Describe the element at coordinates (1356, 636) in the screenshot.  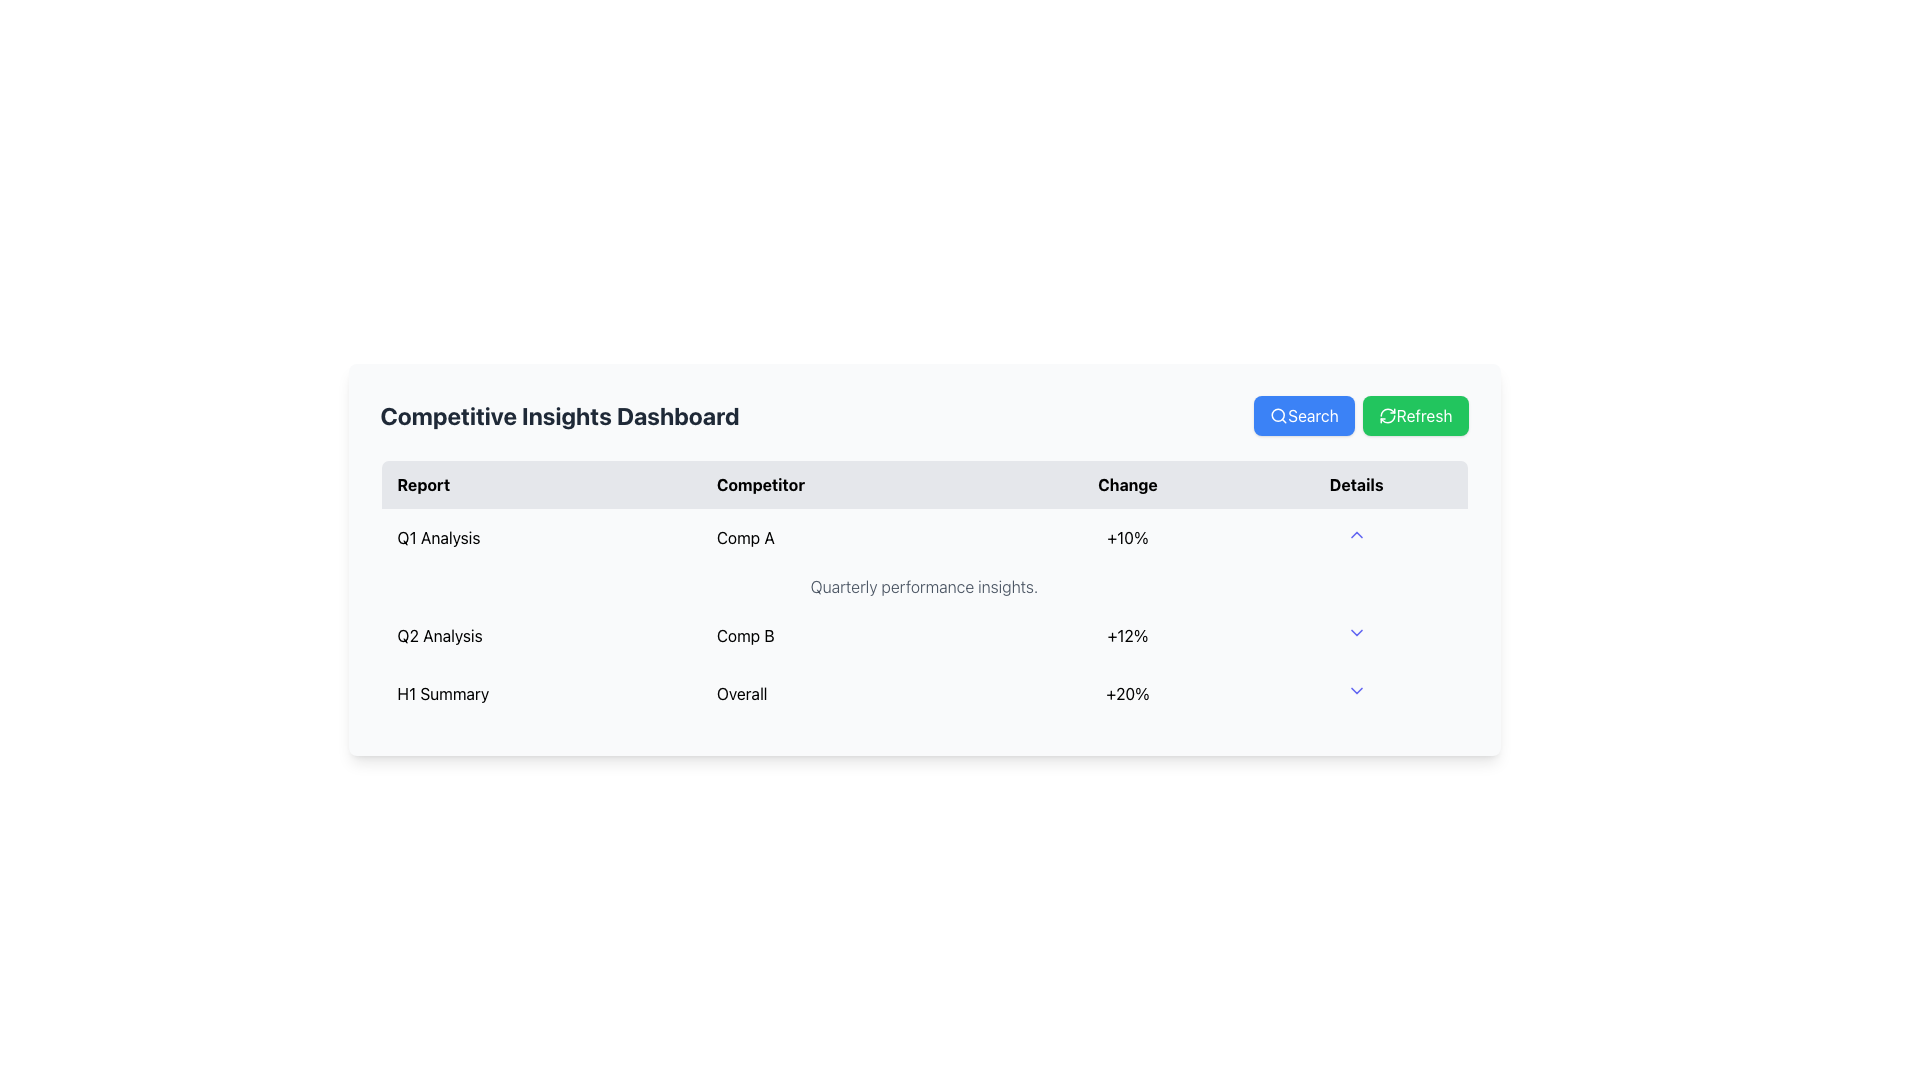
I see `the downward-pointing chevron arrow icon in the 'Details' column under the 'Q2 Analysis' and 'Comp B' row` at that location.